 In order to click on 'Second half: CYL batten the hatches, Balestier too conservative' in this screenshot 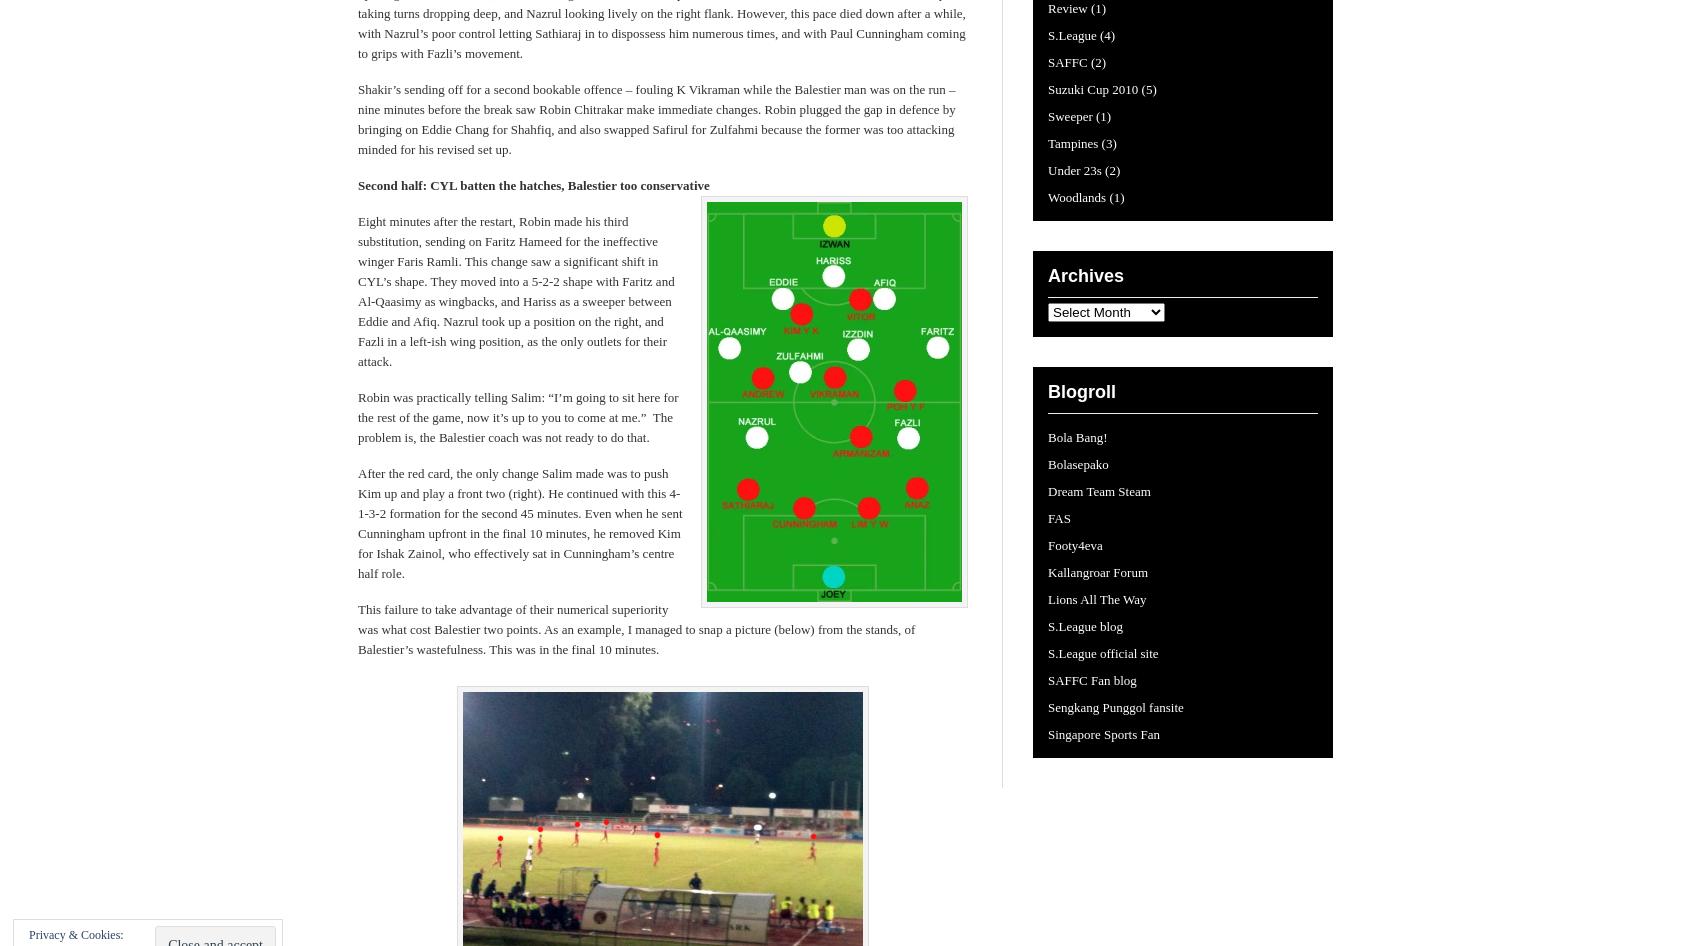, I will do `click(357, 185)`.